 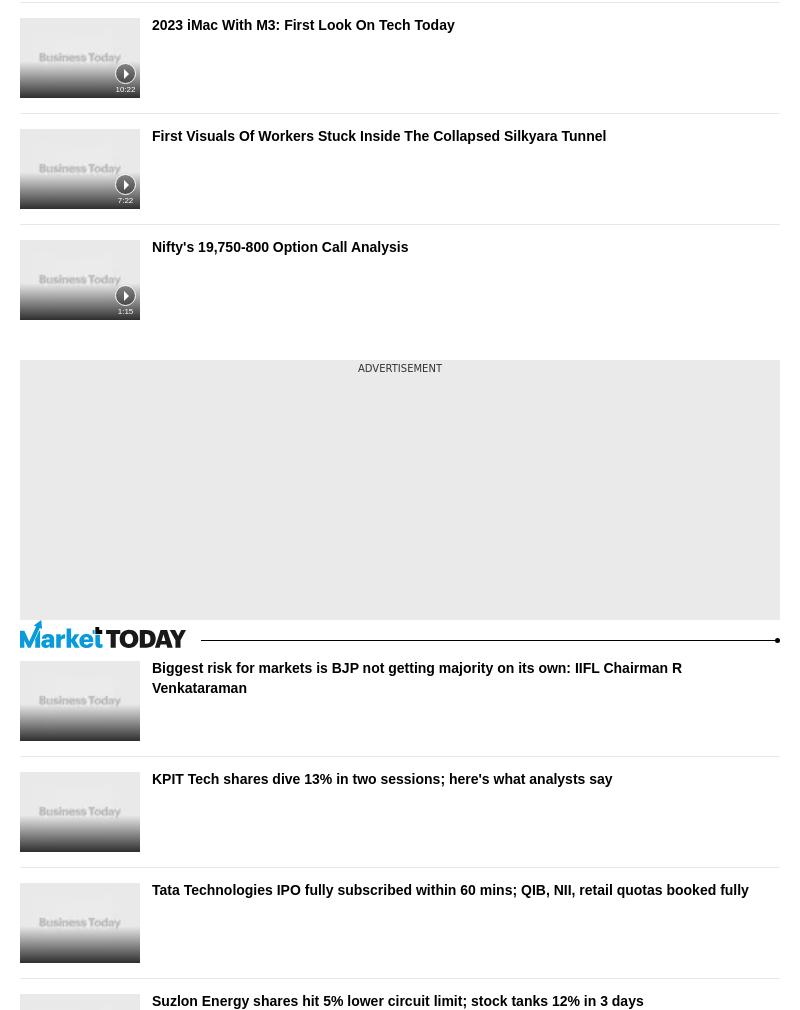 What do you see at coordinates (123, 199) in the screenshot?
I see `'7:22'` at bounding box center [123, 199].